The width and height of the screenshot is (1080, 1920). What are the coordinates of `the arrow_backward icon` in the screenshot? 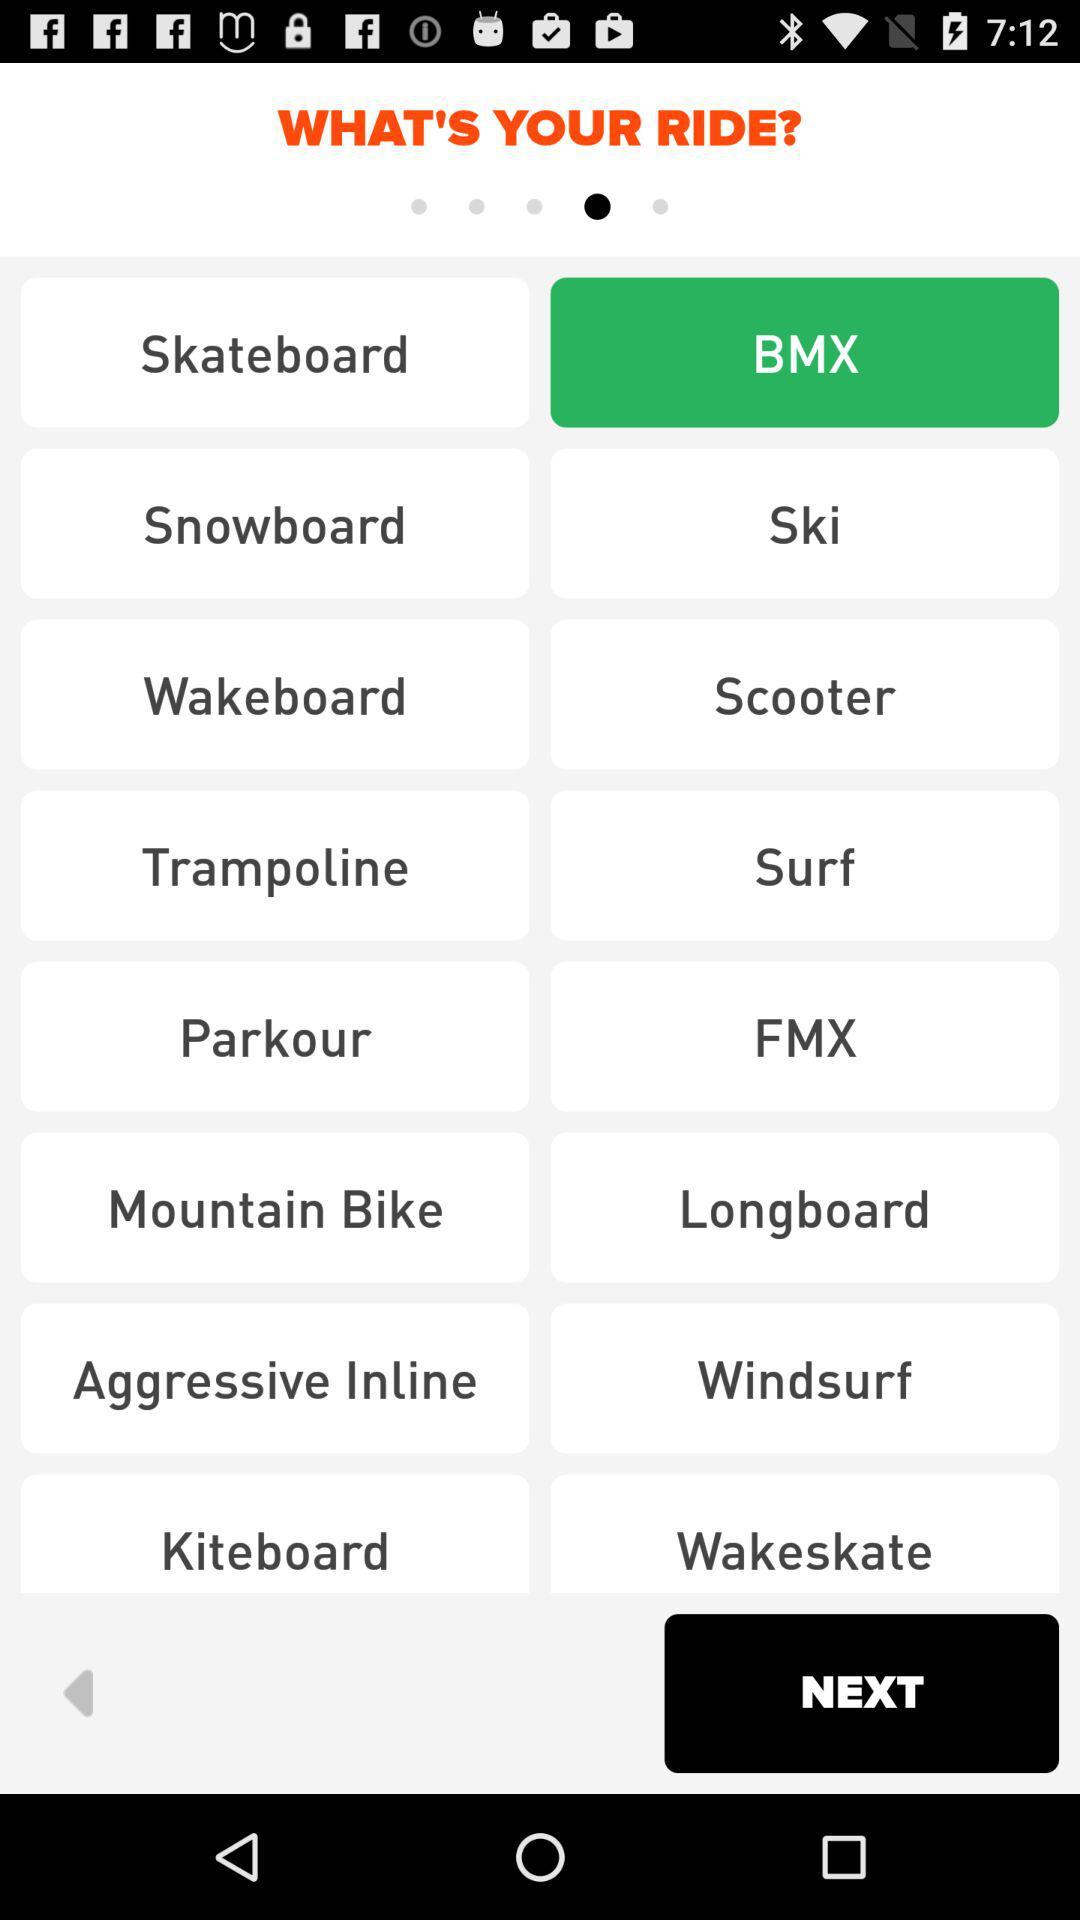 It's located at (76, 1812).